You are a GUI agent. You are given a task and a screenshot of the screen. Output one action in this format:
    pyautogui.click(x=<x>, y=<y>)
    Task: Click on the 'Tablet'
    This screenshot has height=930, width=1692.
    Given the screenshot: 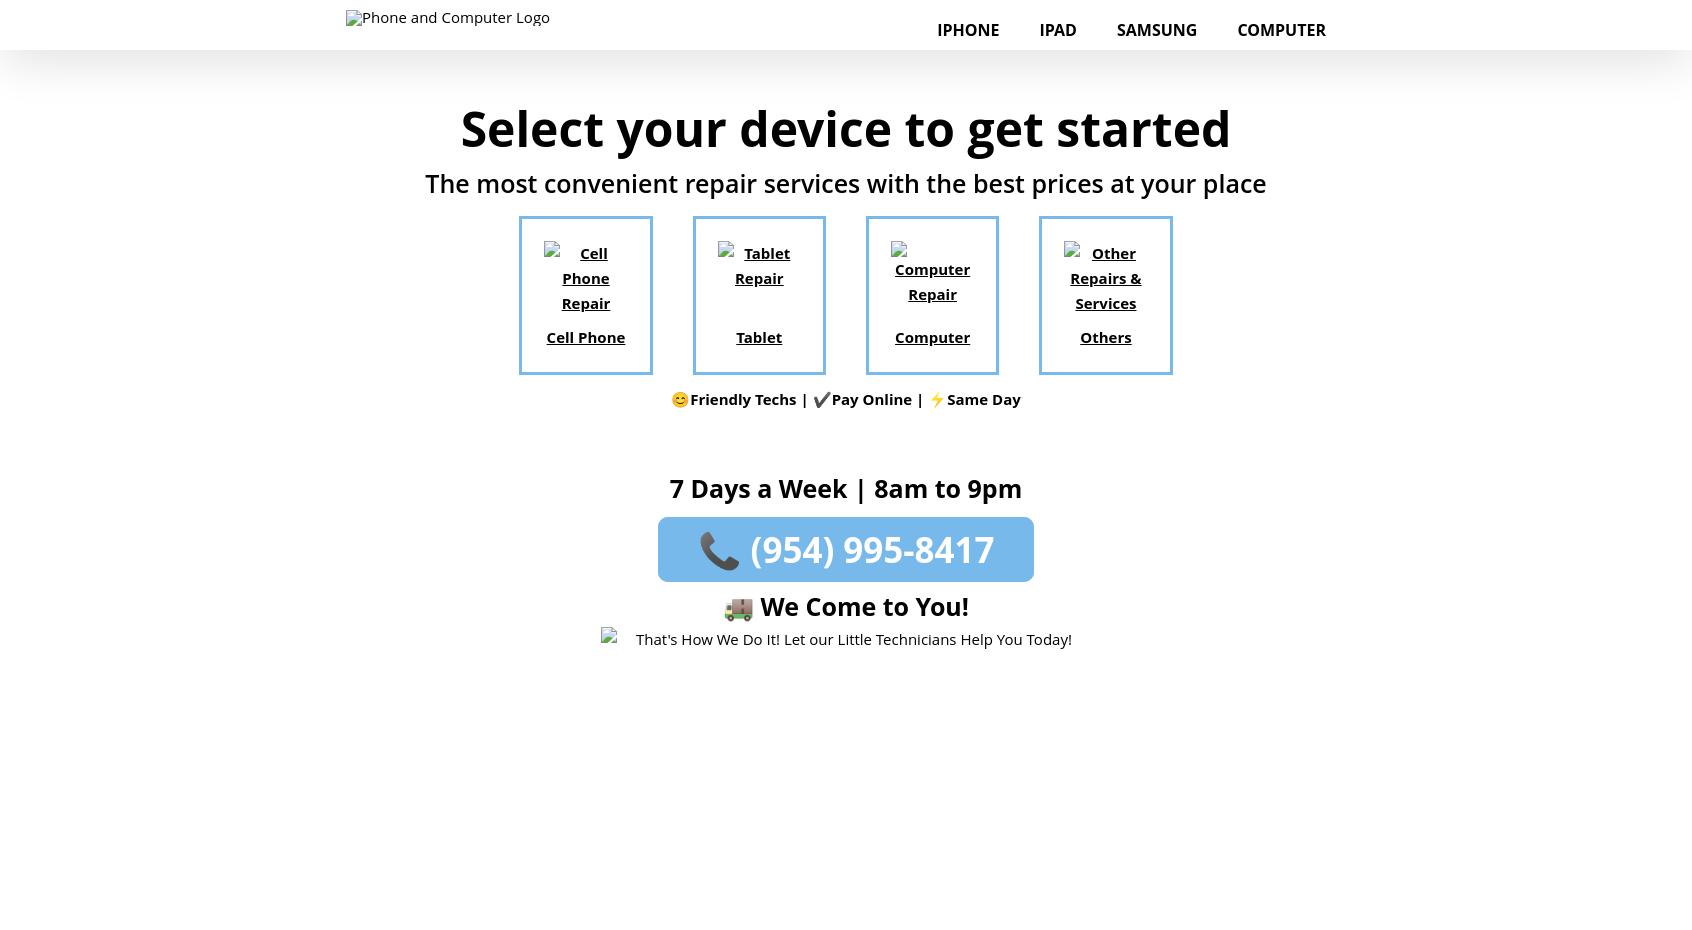 What is the action you would take?
    pyautogui.click(x=758, y=335)
    